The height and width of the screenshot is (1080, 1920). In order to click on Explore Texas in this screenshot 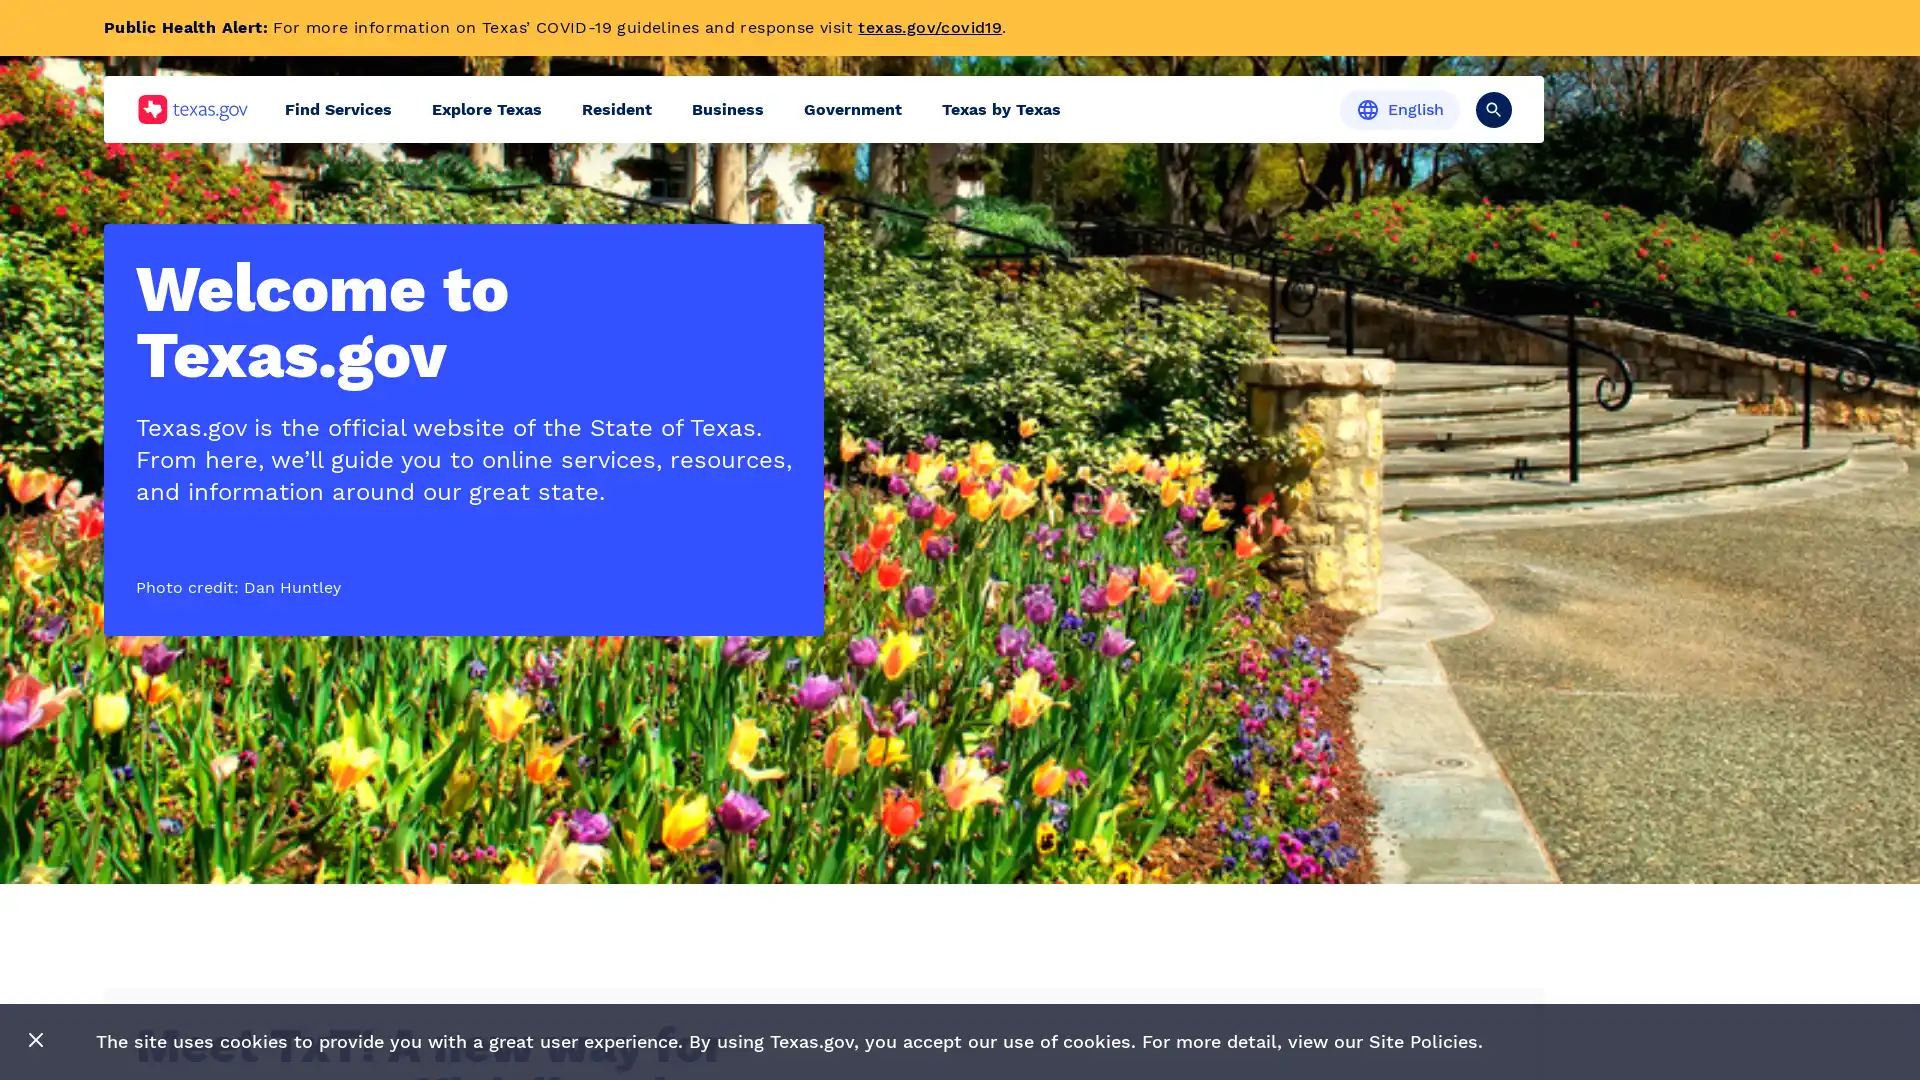, I will do `click(486, 109)`.